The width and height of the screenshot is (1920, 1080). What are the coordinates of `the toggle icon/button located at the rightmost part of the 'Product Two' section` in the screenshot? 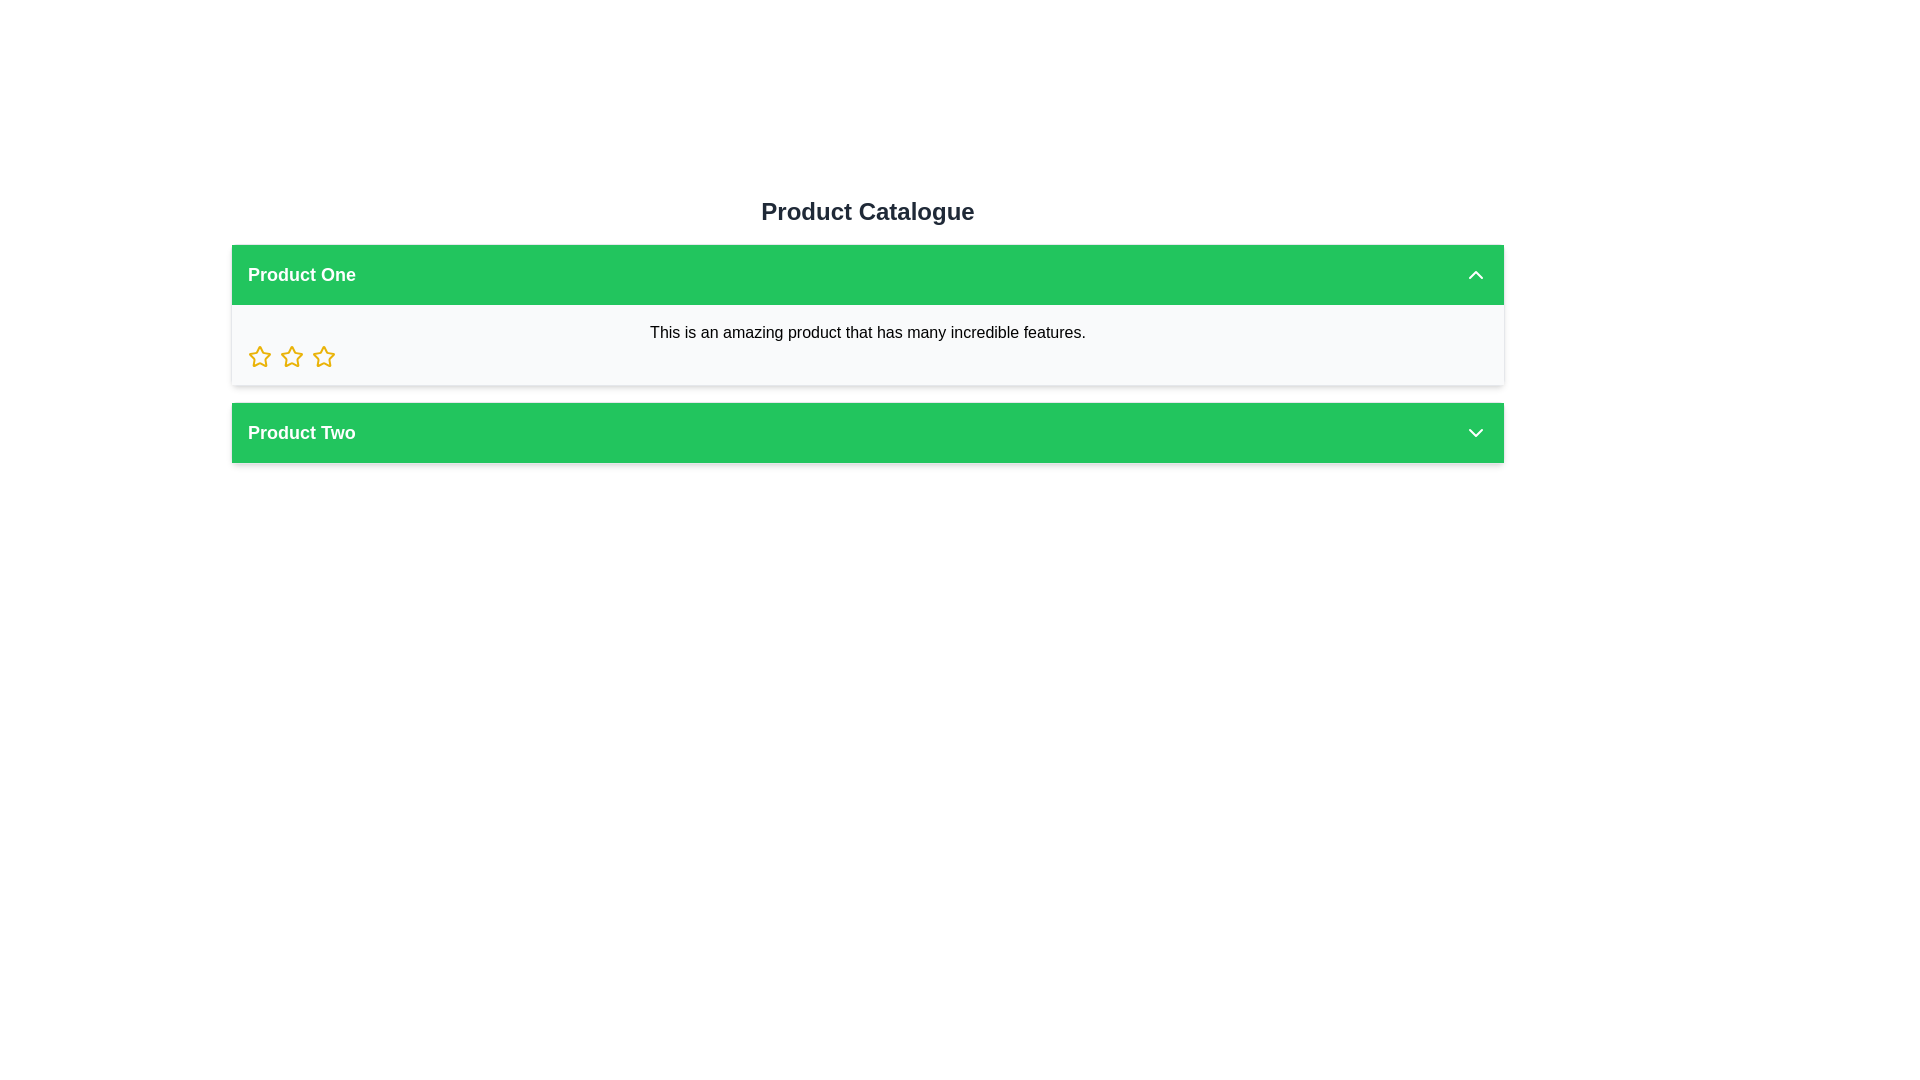 It's located at (1476, 431).